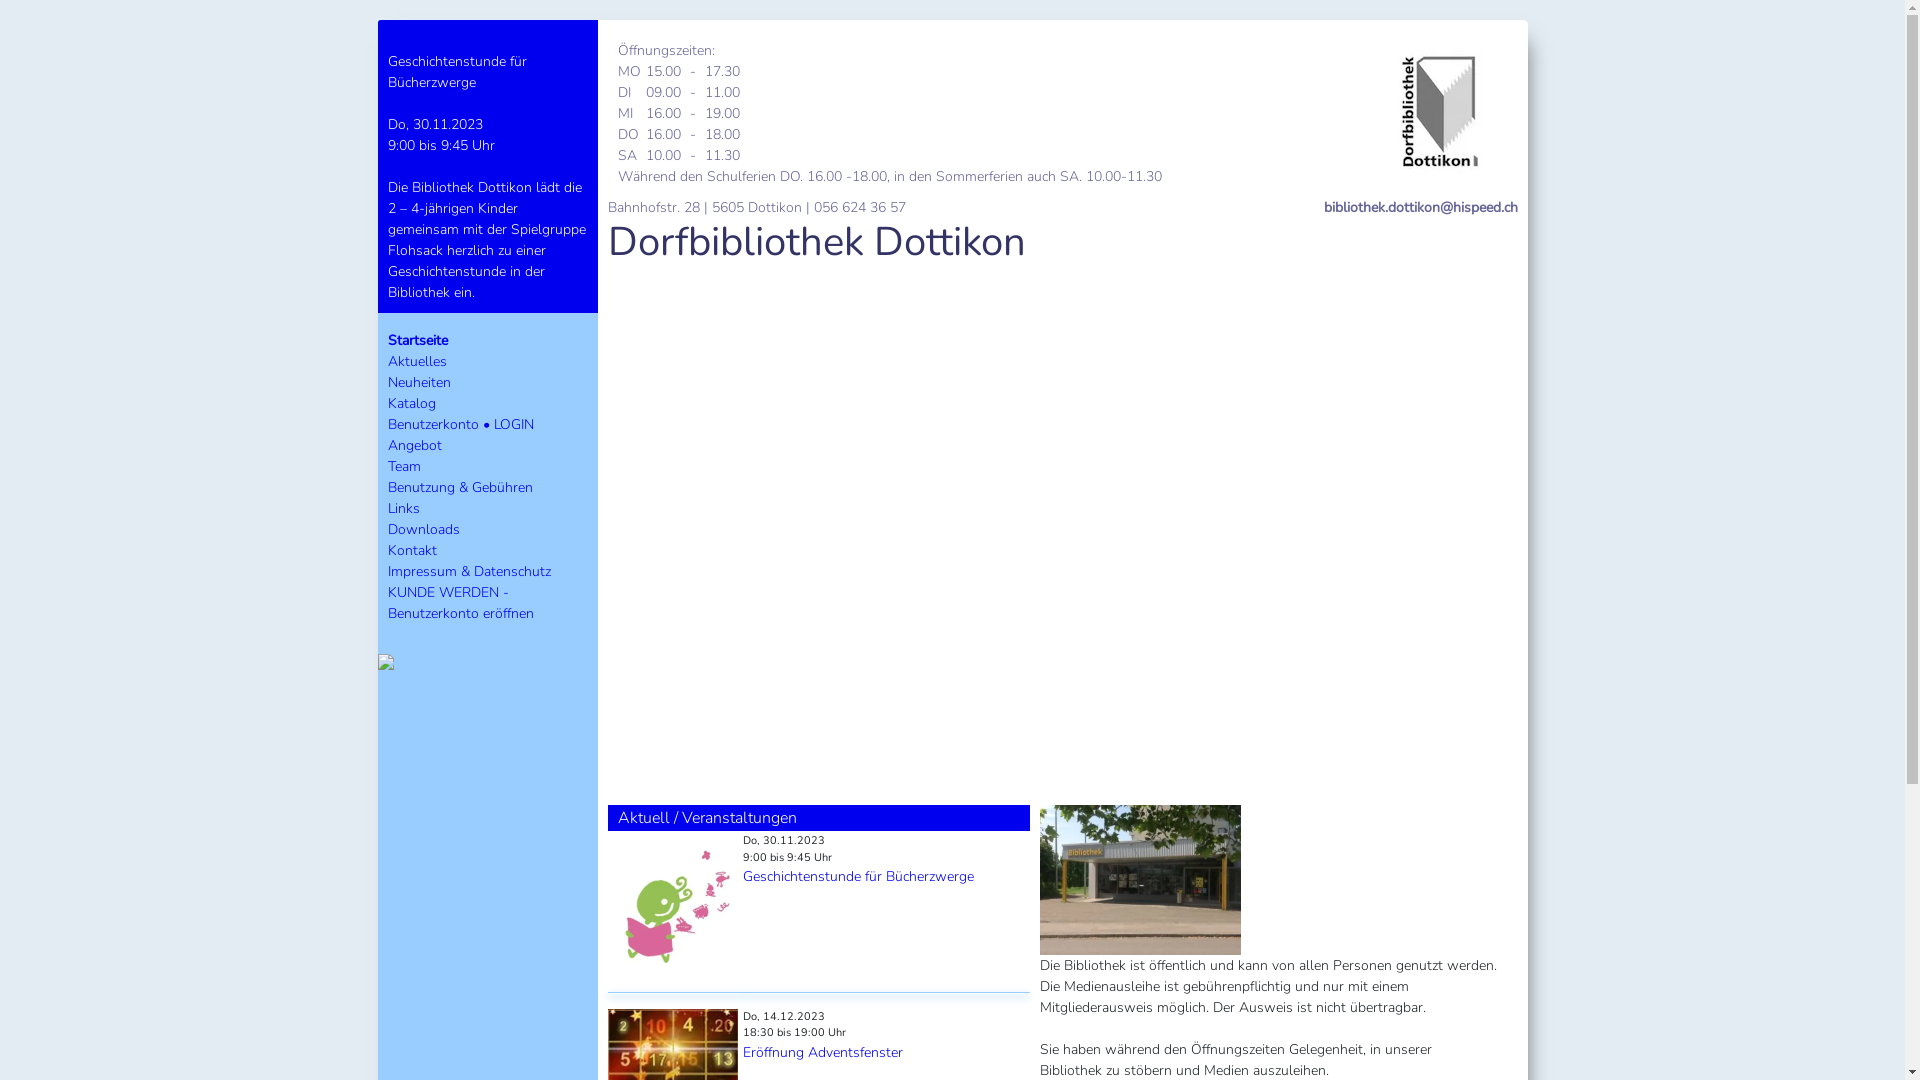 Image resolution: width=1920 pixels, height=1080 pixels. I want to click on 'Downloads', so click(422, 528).